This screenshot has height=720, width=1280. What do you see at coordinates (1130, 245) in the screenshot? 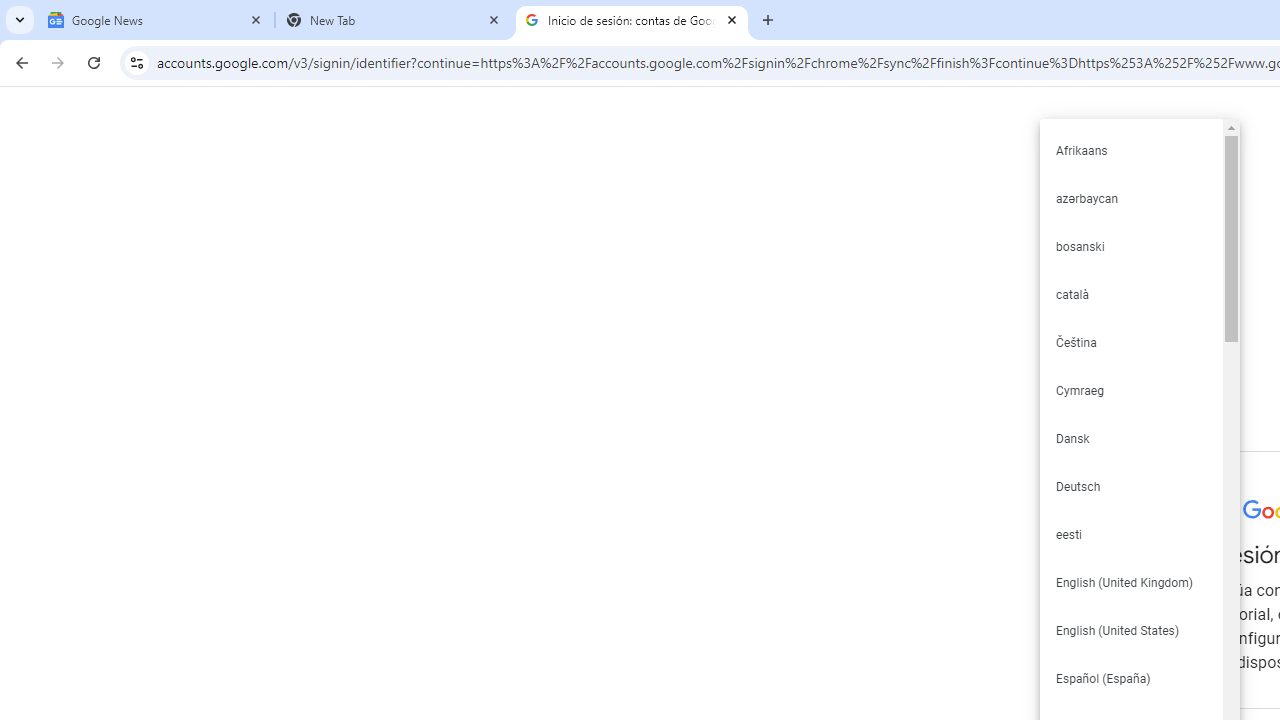
I see `'bosanski'` at bounding box center [1130, 245].